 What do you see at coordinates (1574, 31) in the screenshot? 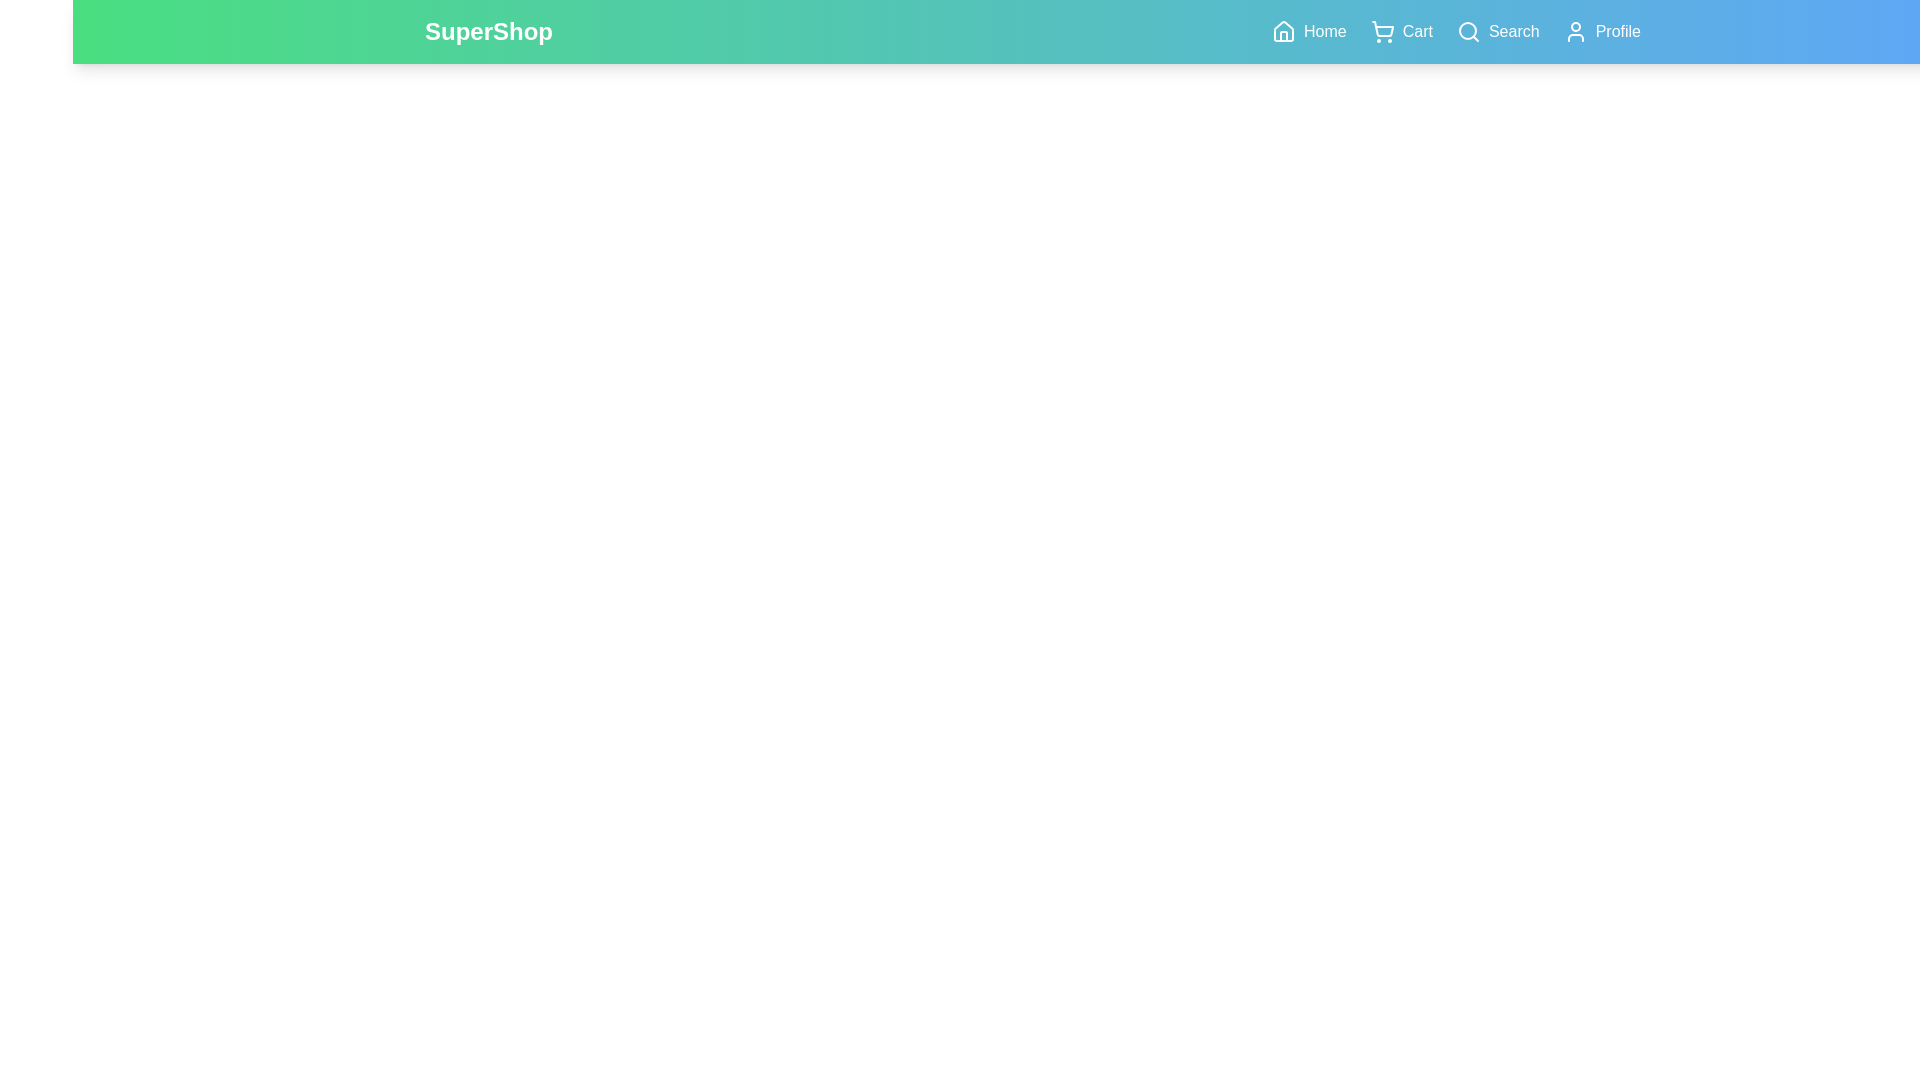
I see `the user icon represented by a silhouette of a person, located on the top-right corner of the navigation bar, adjacent to the 'Profile' text` at bounding box center [1574, 31].